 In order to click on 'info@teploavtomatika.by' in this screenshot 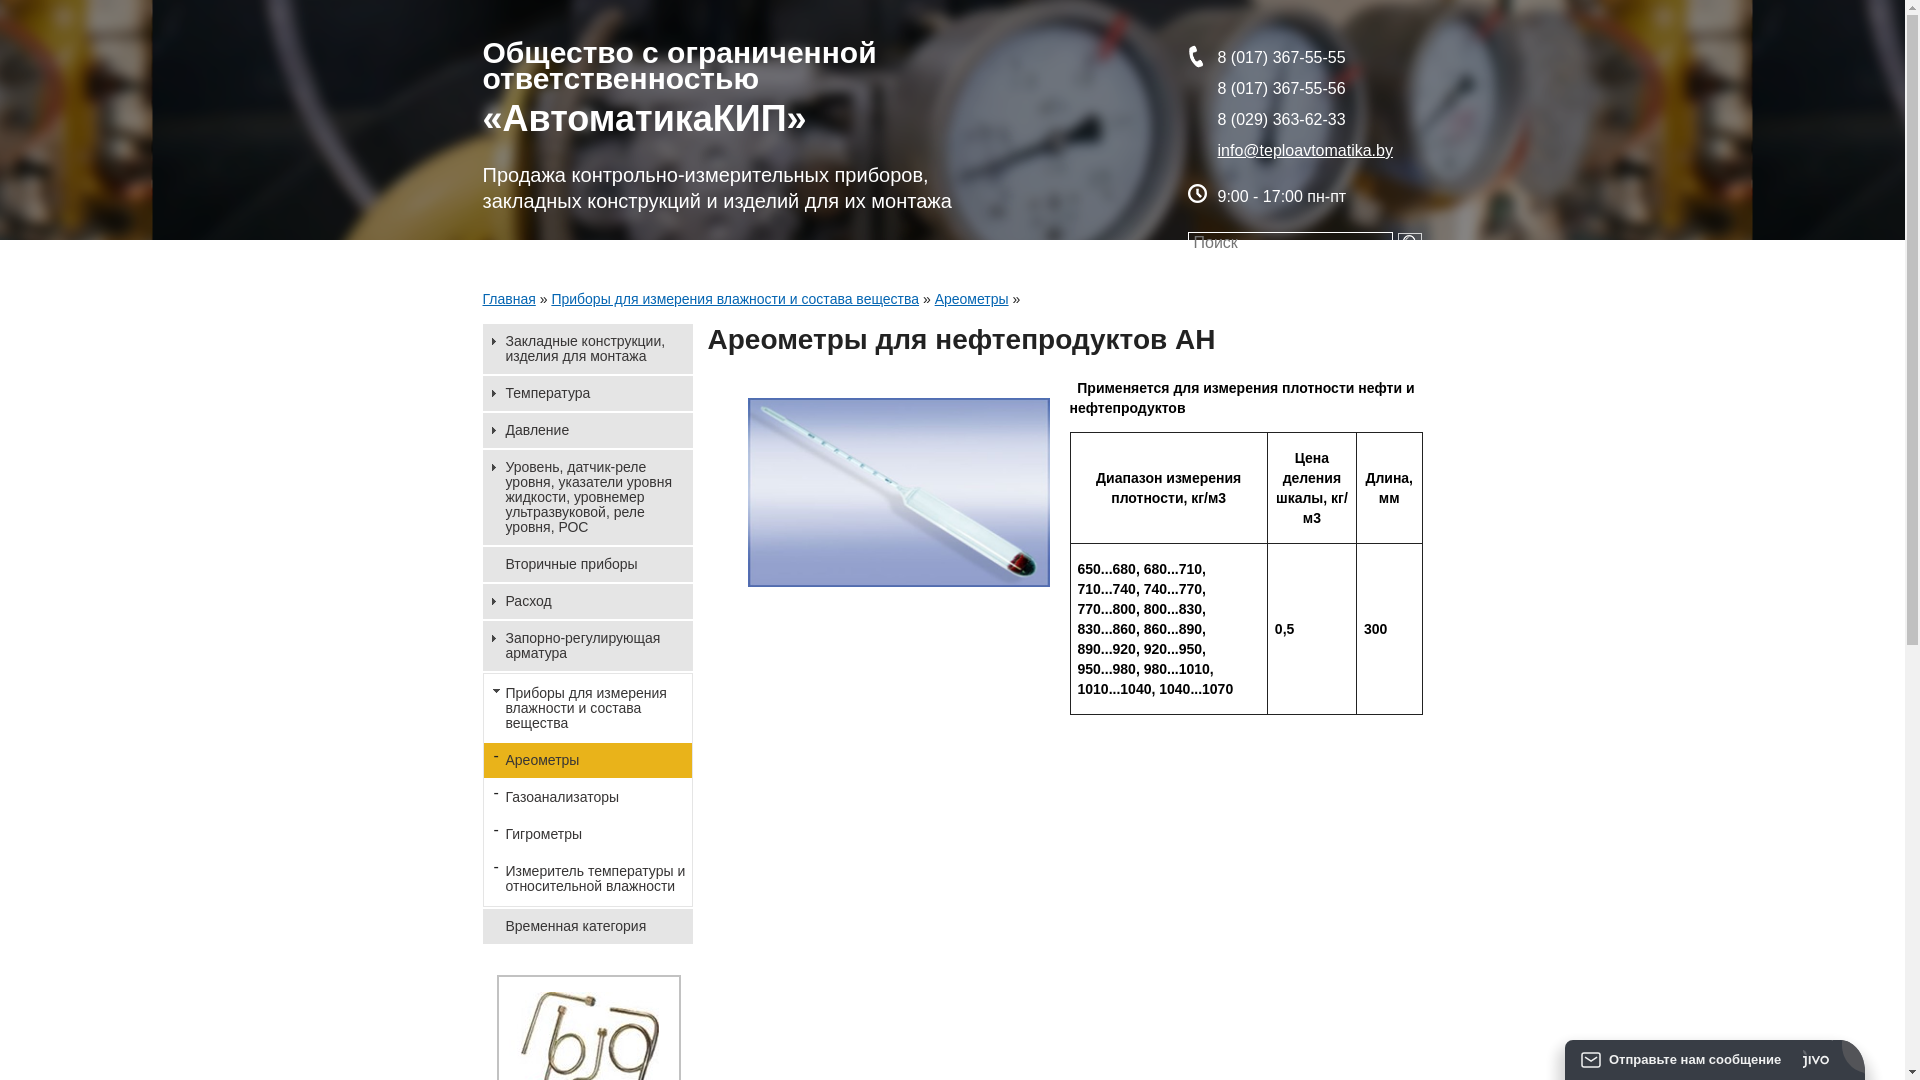, I will do `click(1305, 149)`.